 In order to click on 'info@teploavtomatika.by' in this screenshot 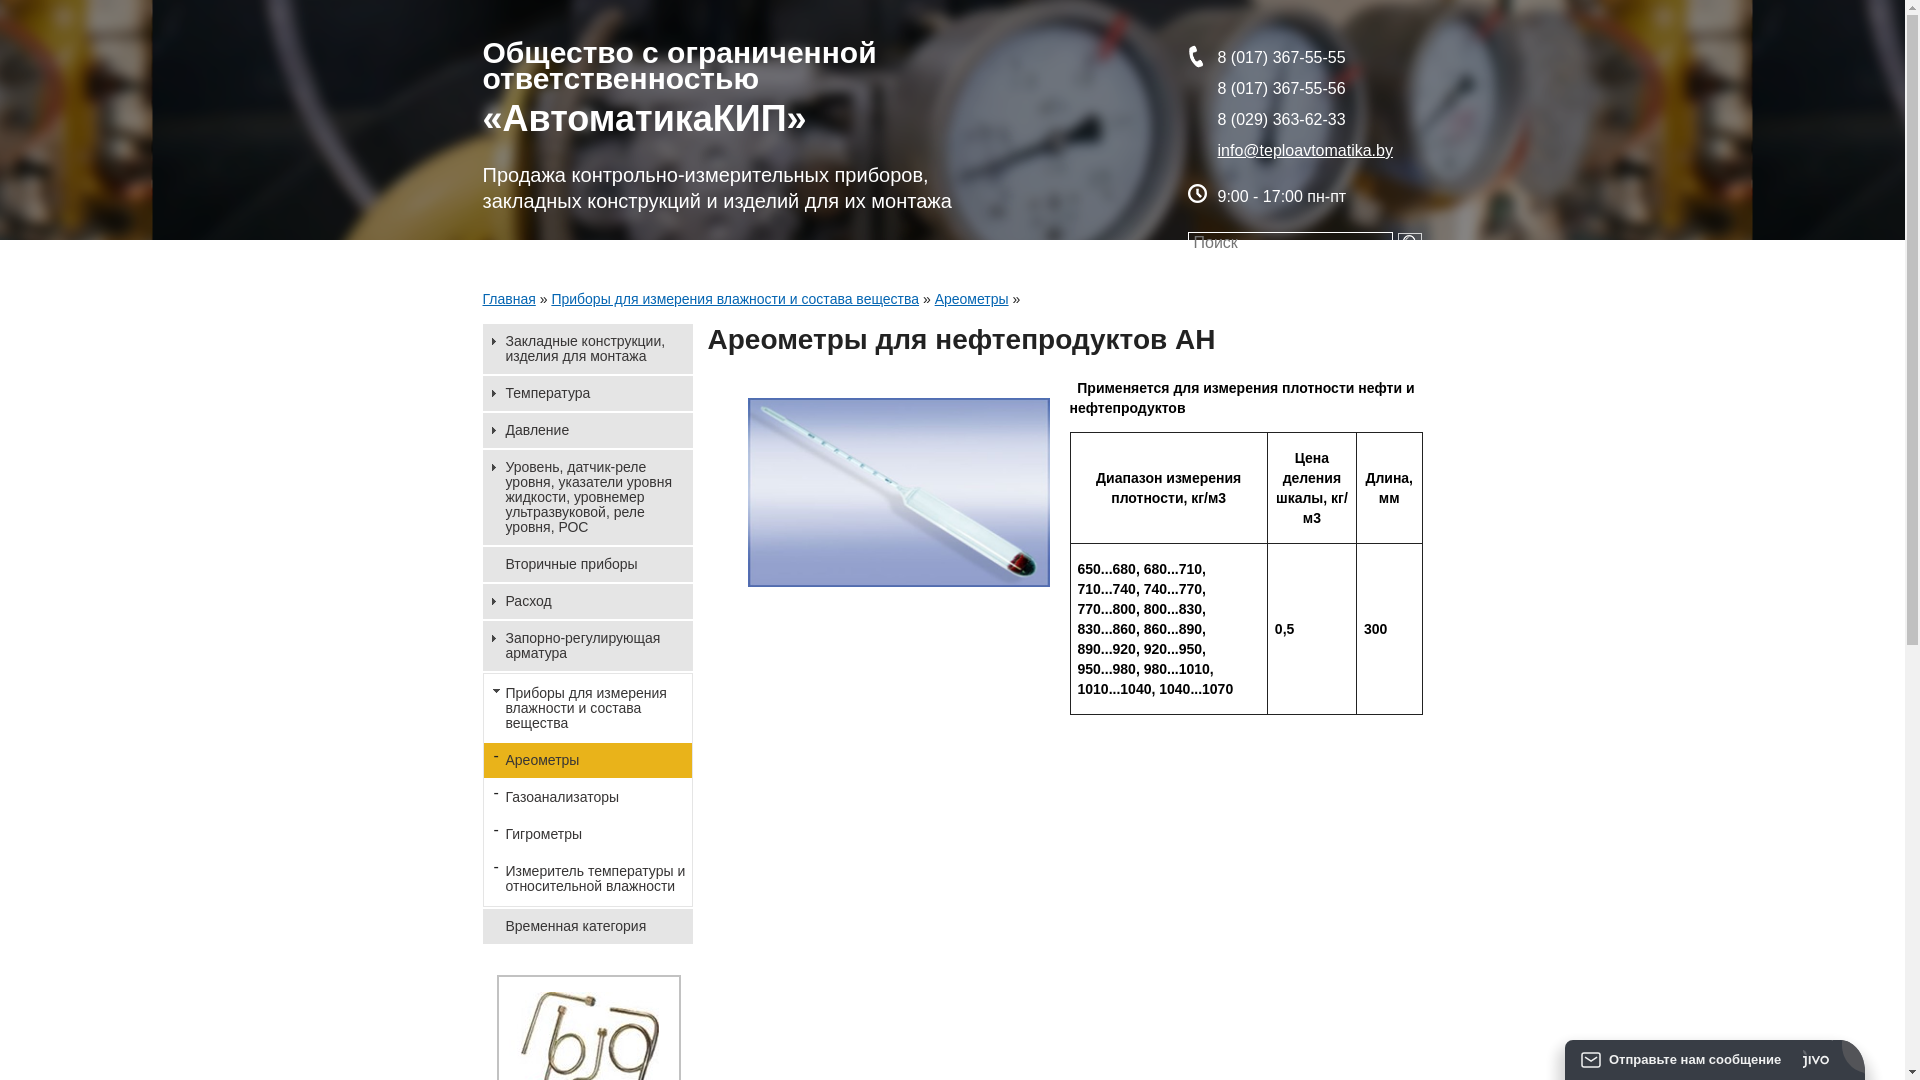, I will do `click(1305, 149)`.